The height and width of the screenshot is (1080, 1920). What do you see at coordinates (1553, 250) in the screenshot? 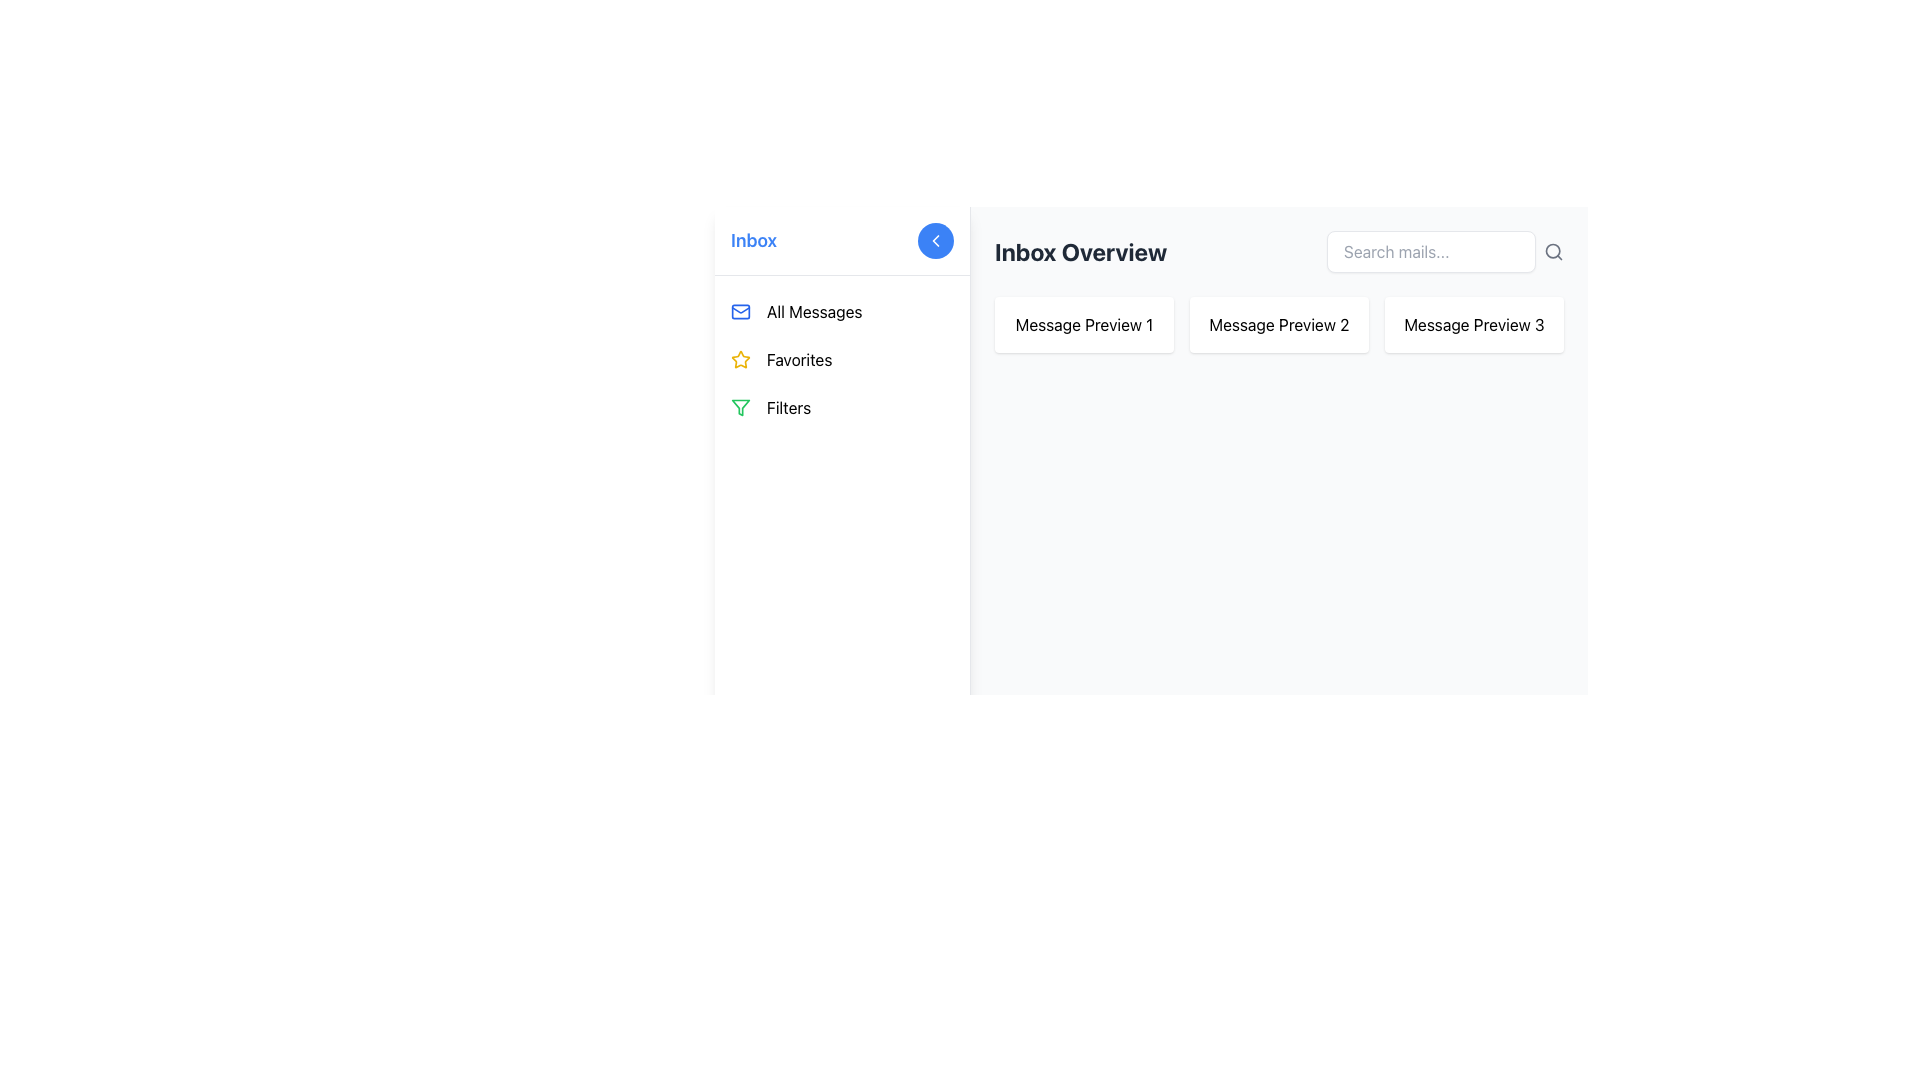
I see `the search icon located at the top-right corner of the central content area` at bounding box center [1553, 250].